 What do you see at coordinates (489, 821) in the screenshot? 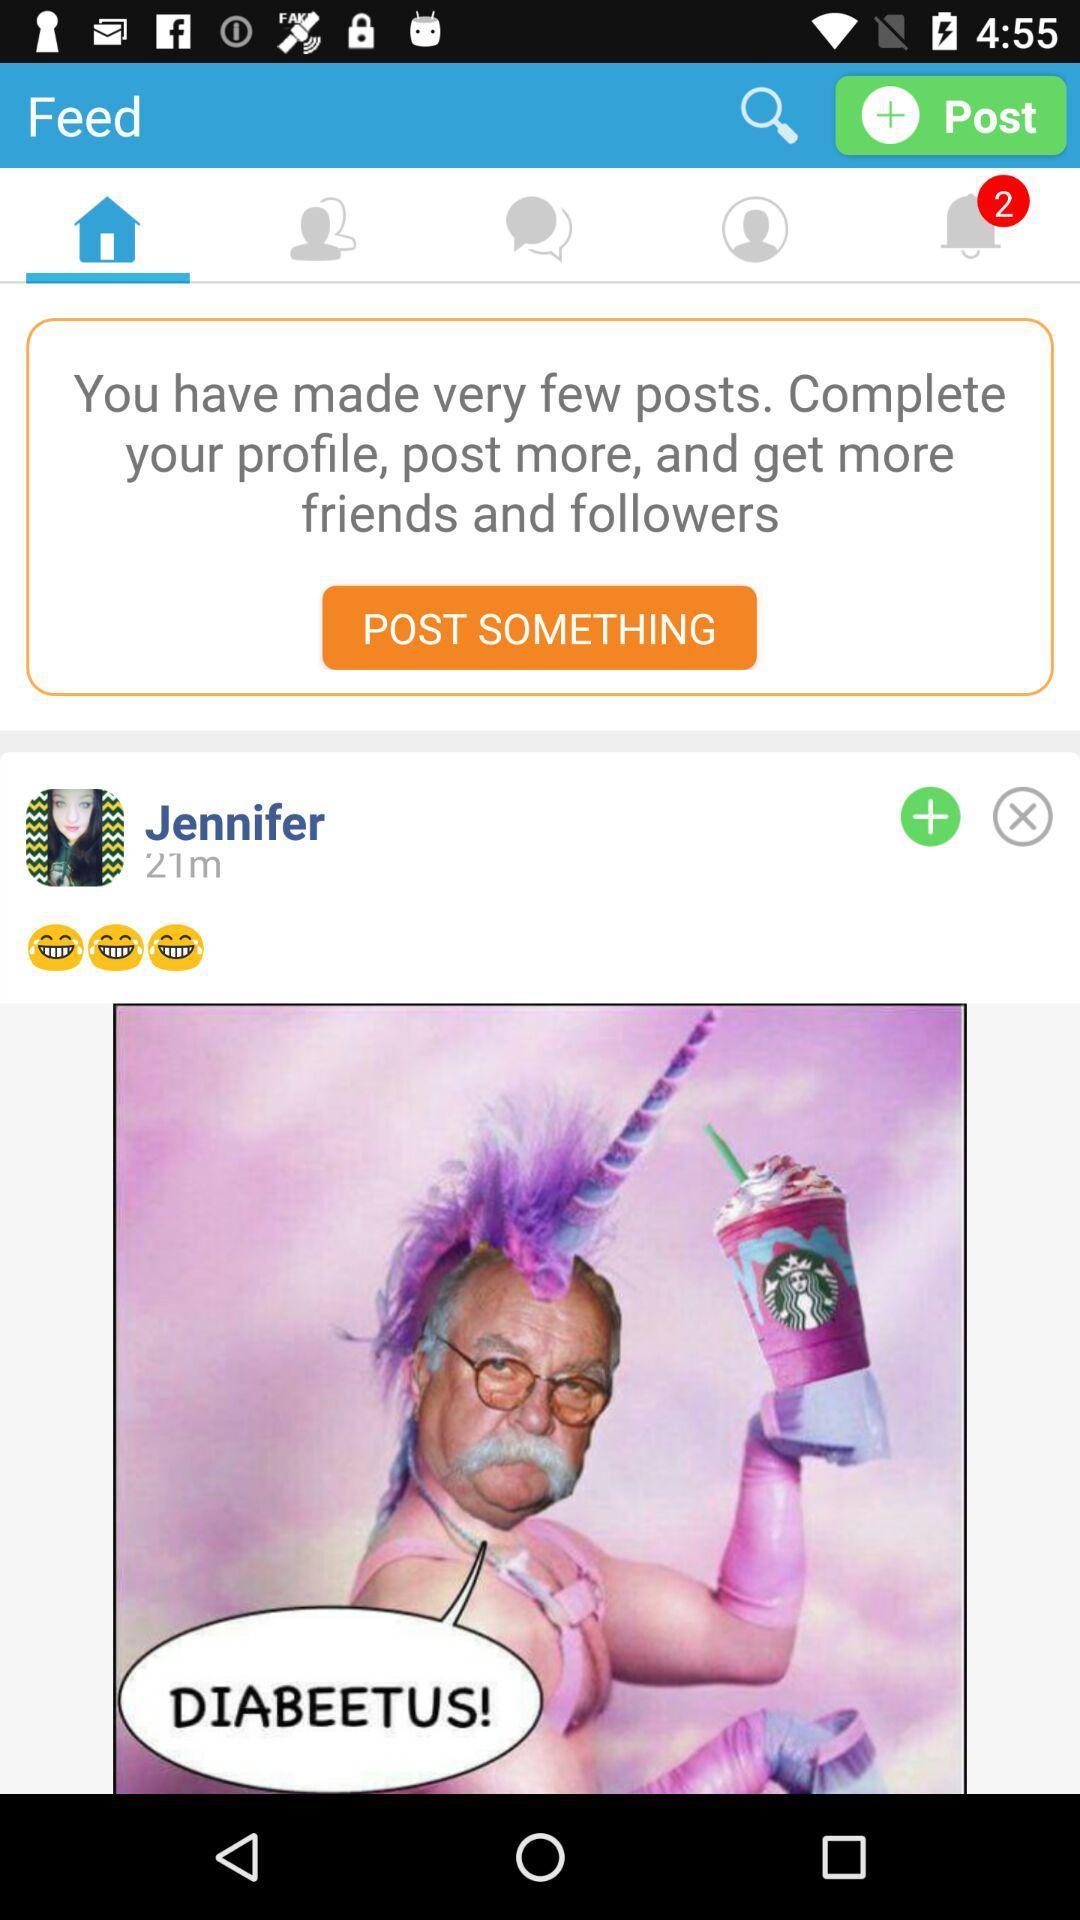
I see `jennifer` at bounding box center [489, 821].